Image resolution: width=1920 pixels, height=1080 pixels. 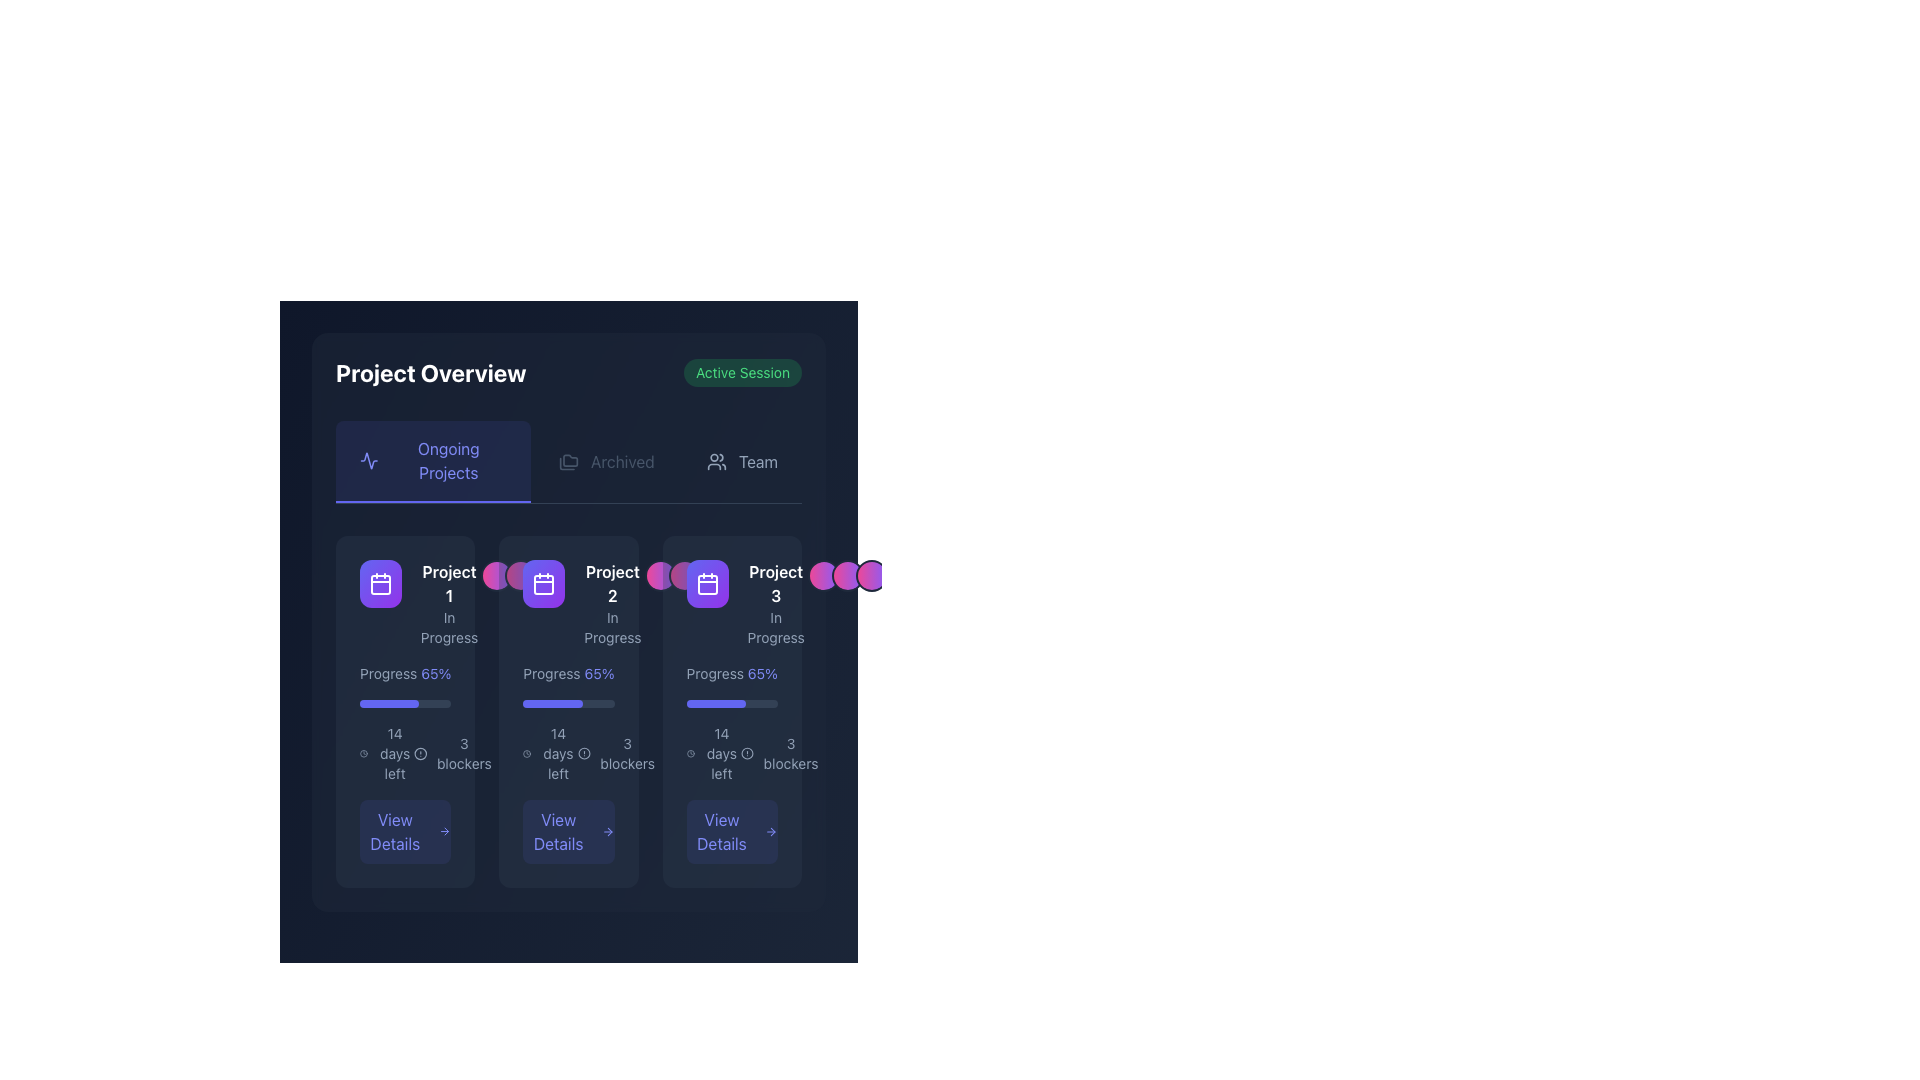 What do you see at coordinates (775, 627) in the screenshot?
I see `the text label displaying 'In Progress' located under the 'Project 3' heading within the card layout` at bounding box center [775, 627].